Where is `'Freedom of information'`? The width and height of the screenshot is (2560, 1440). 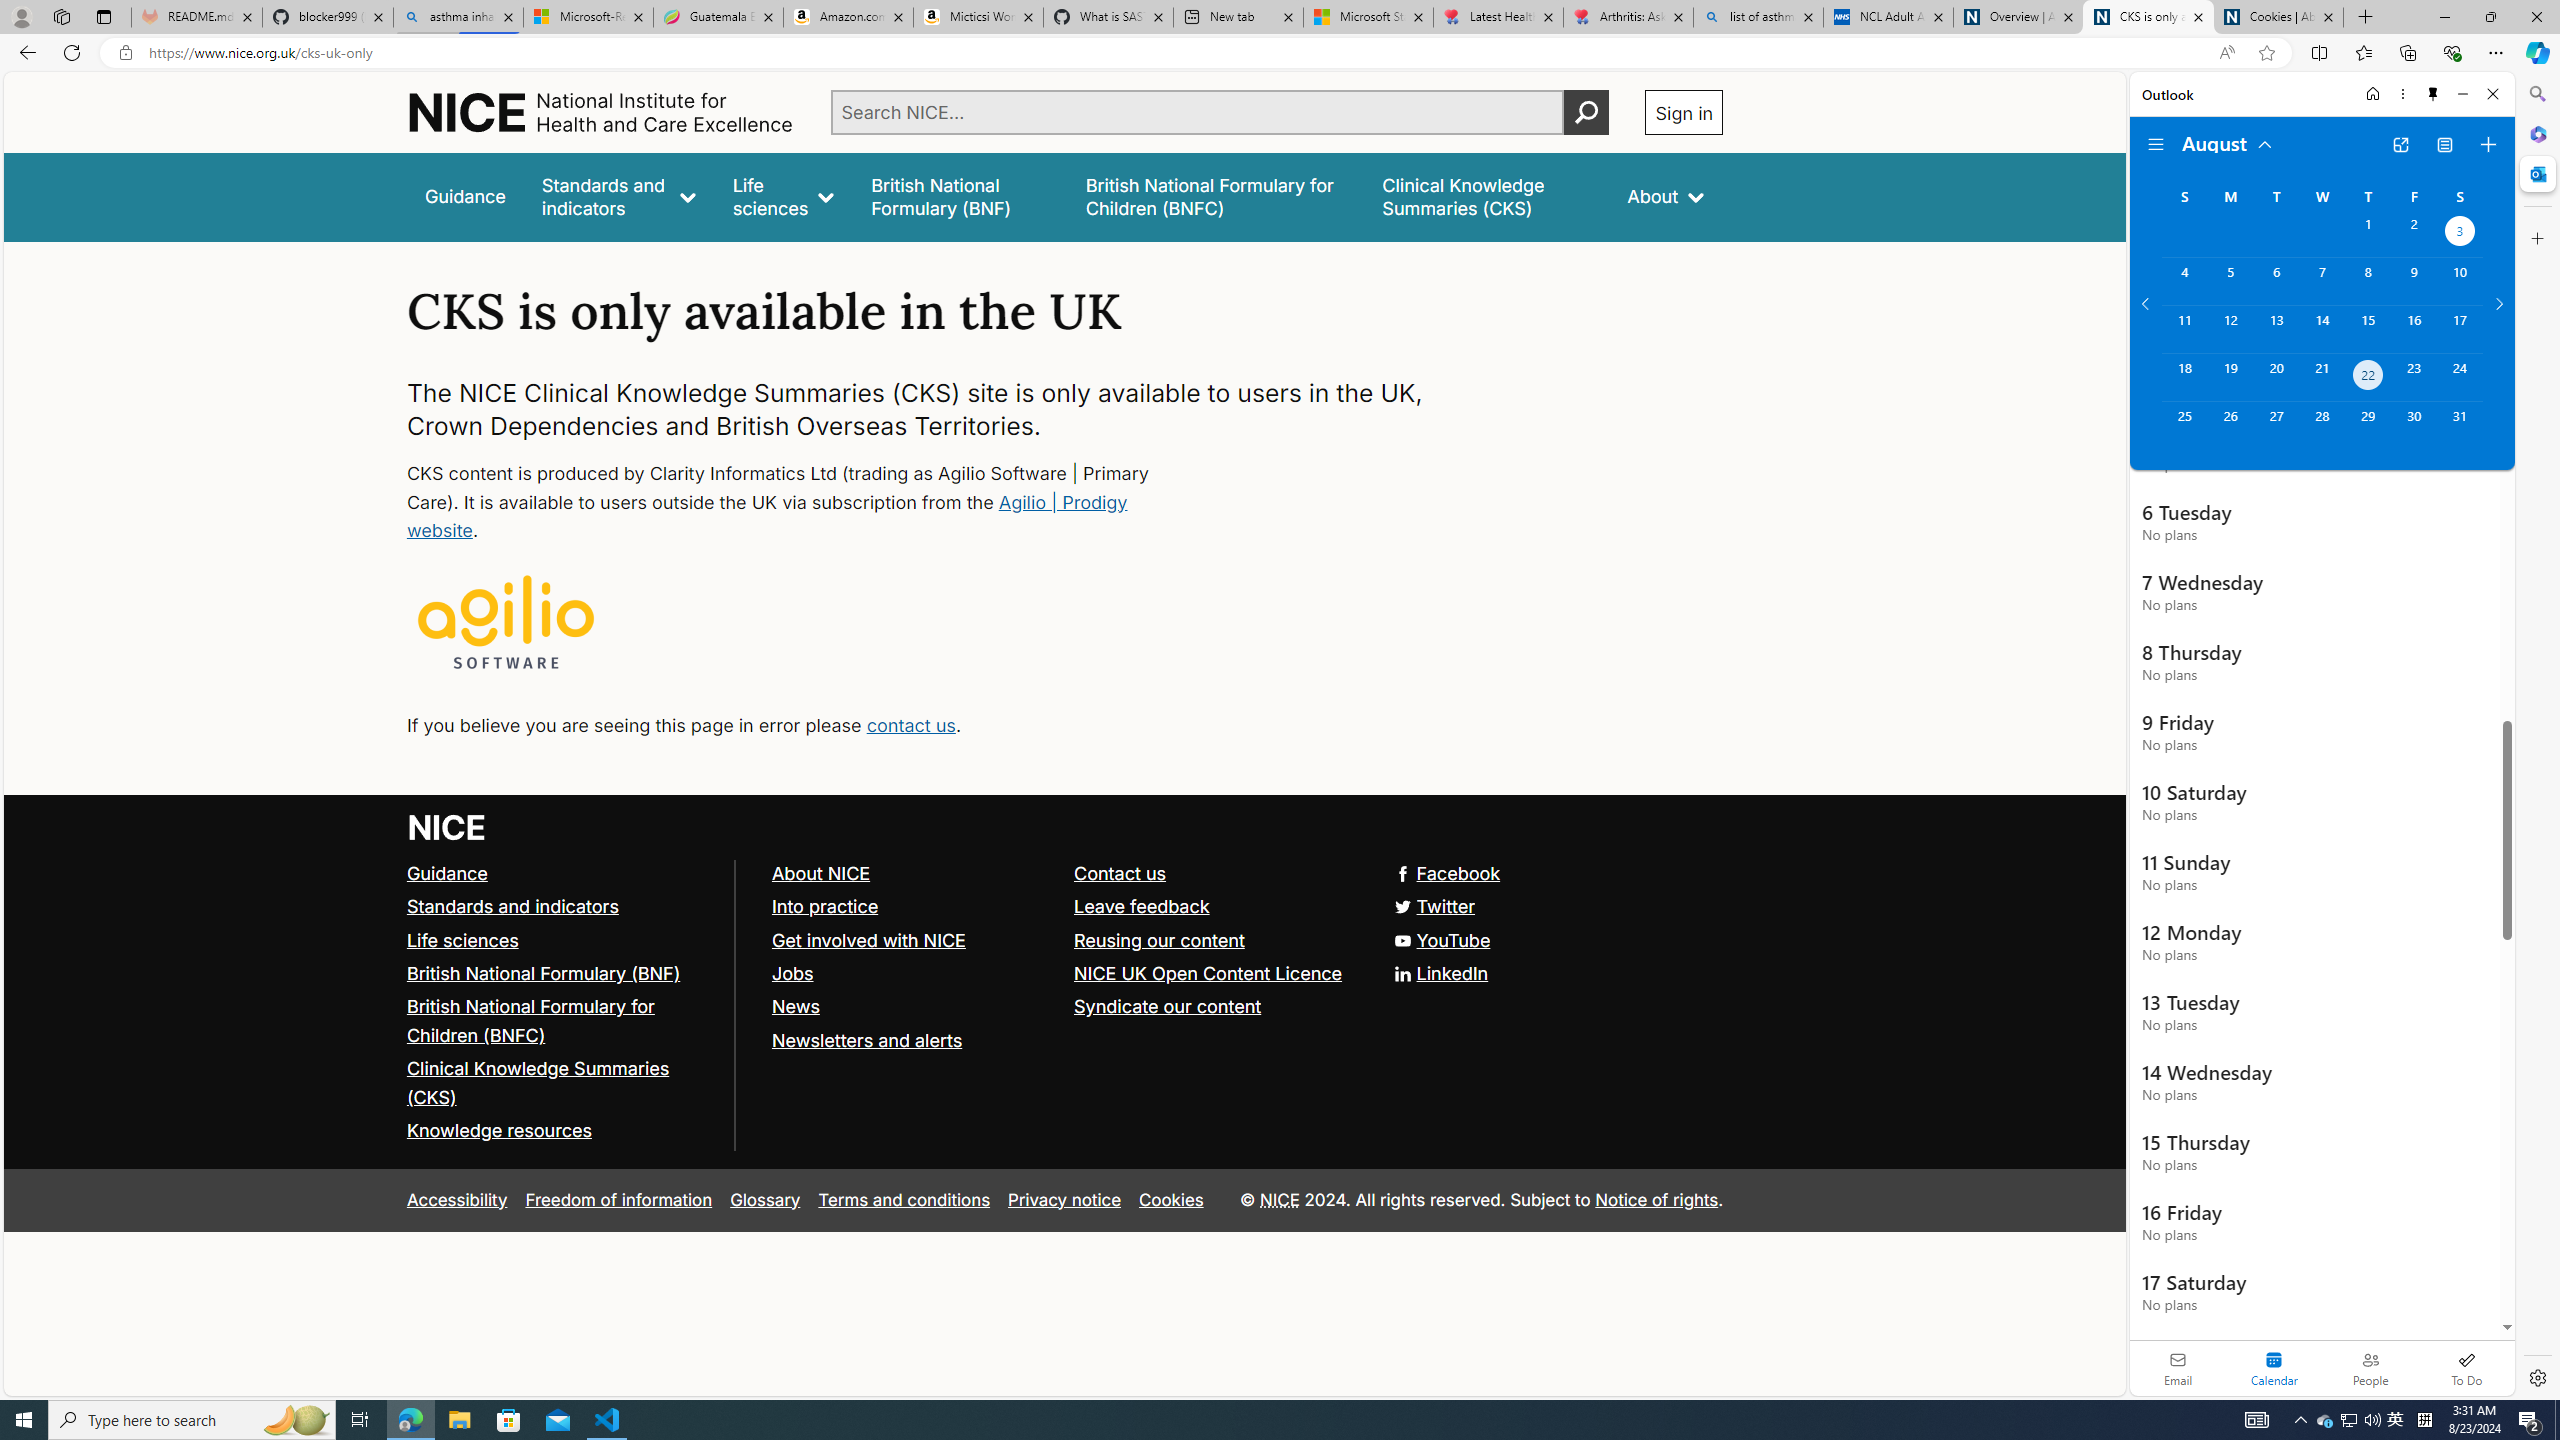
'Freedom of information' is located at coordinates (619, 1199).